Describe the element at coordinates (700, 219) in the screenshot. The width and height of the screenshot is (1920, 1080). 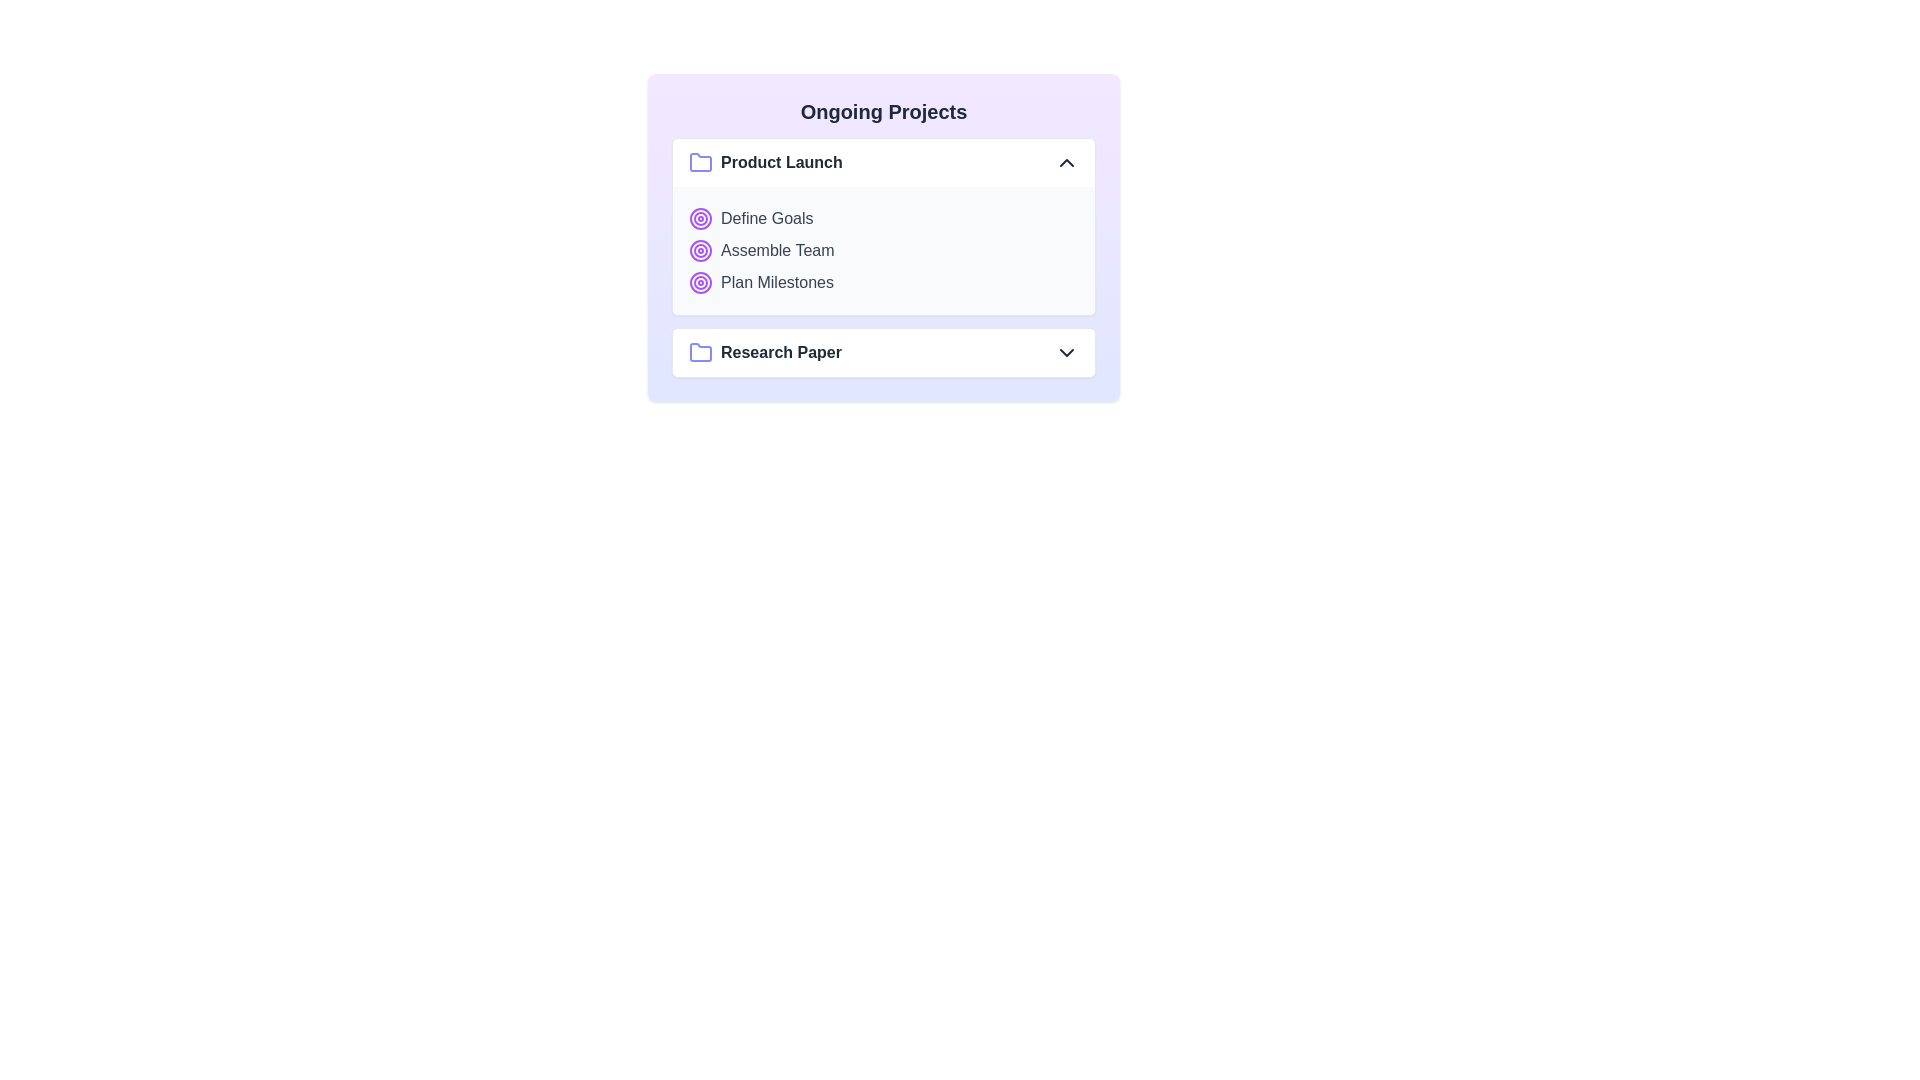
I see `the target icon for the Product Launch project` at that location.